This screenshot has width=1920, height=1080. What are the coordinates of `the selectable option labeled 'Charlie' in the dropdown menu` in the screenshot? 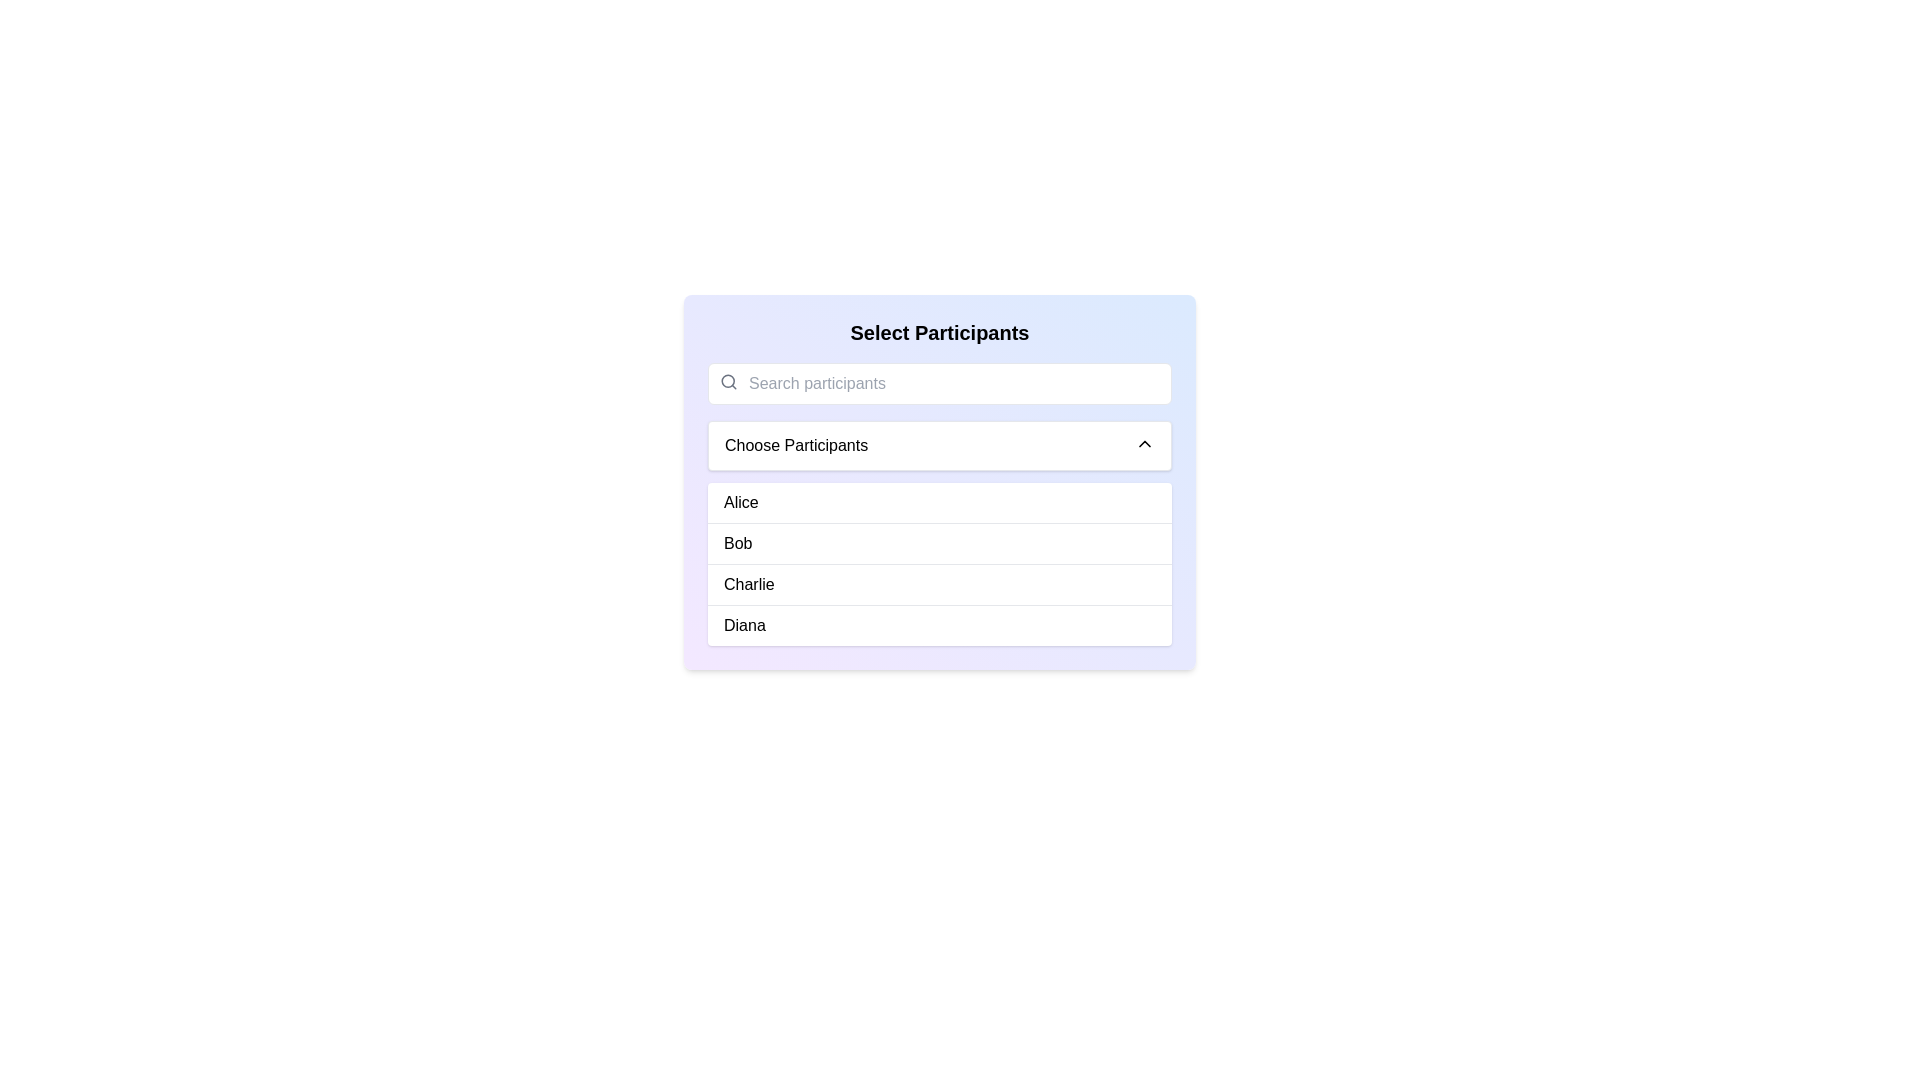 It's located at (939, 584).